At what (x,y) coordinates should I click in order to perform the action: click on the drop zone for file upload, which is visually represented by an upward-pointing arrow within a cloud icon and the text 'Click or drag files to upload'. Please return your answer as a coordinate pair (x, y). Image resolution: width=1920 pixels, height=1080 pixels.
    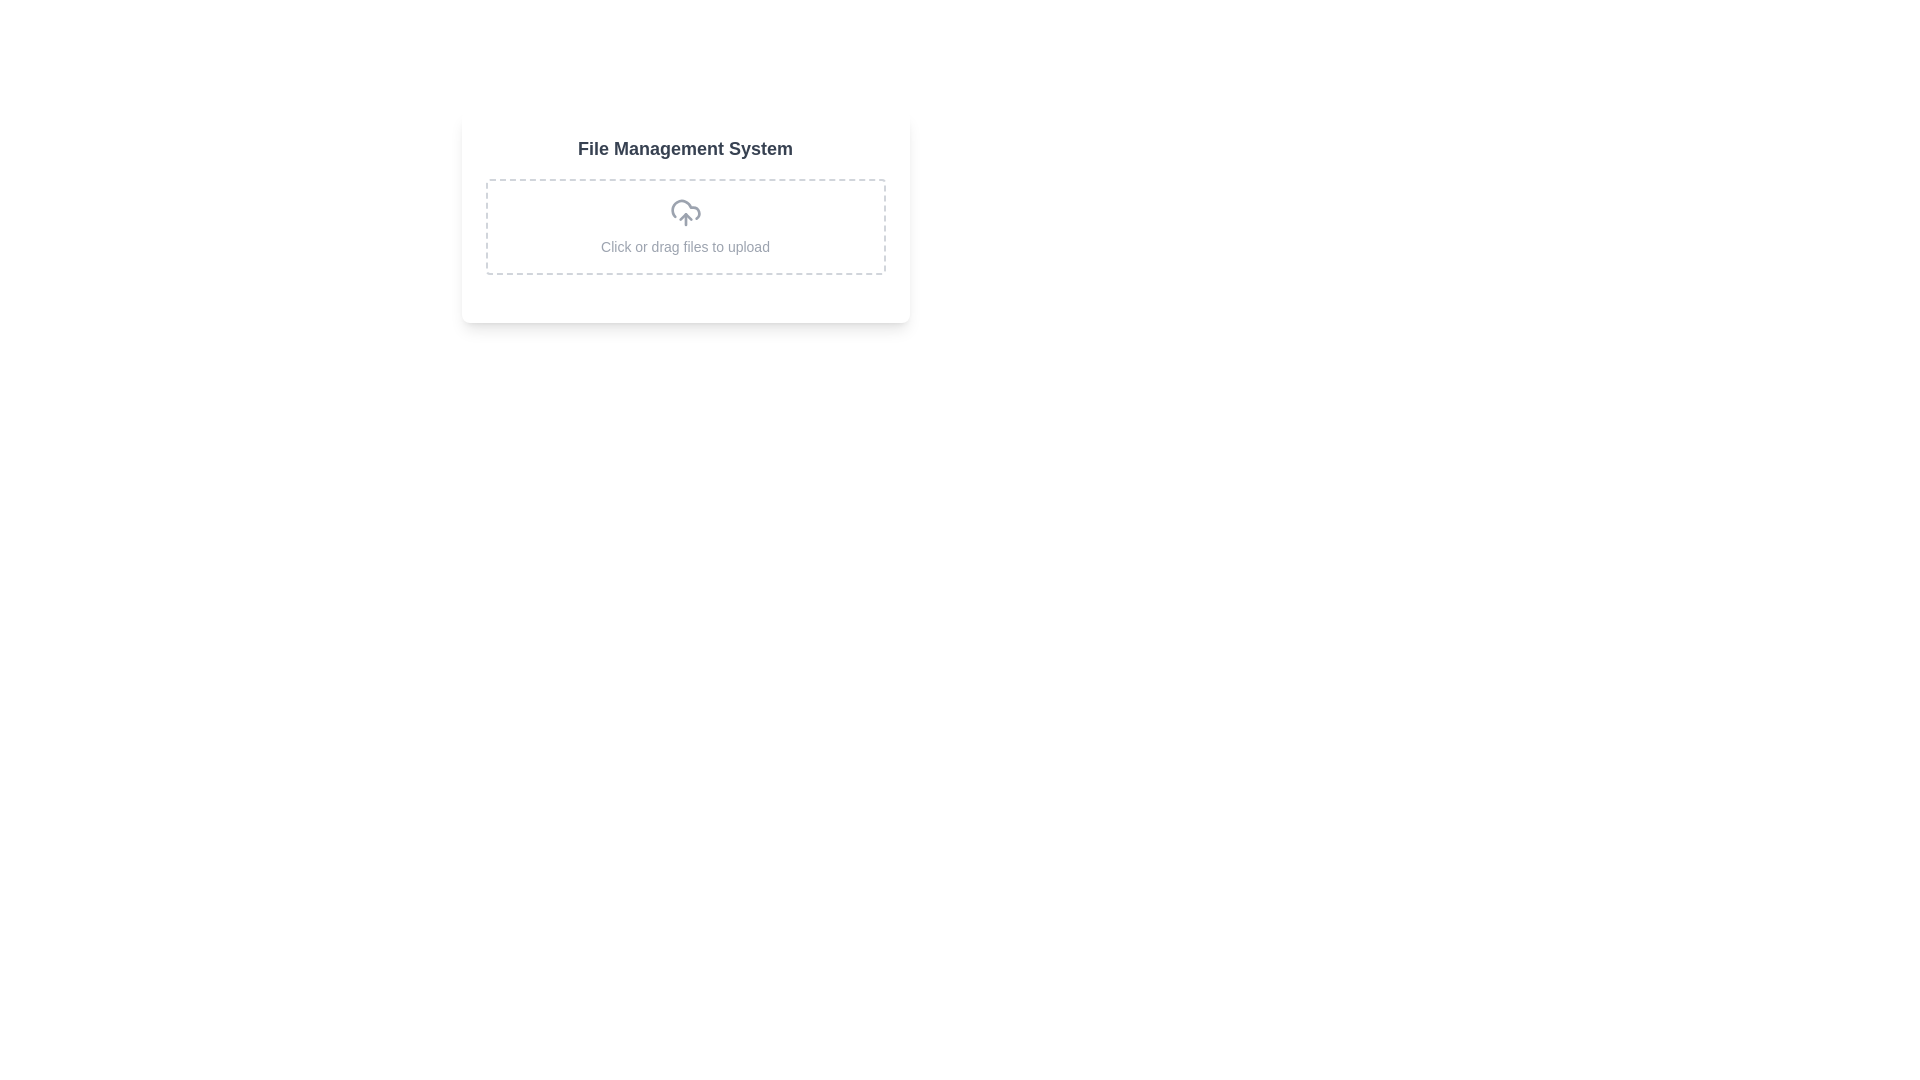
    Looking at the image, I should click on (685, 226).